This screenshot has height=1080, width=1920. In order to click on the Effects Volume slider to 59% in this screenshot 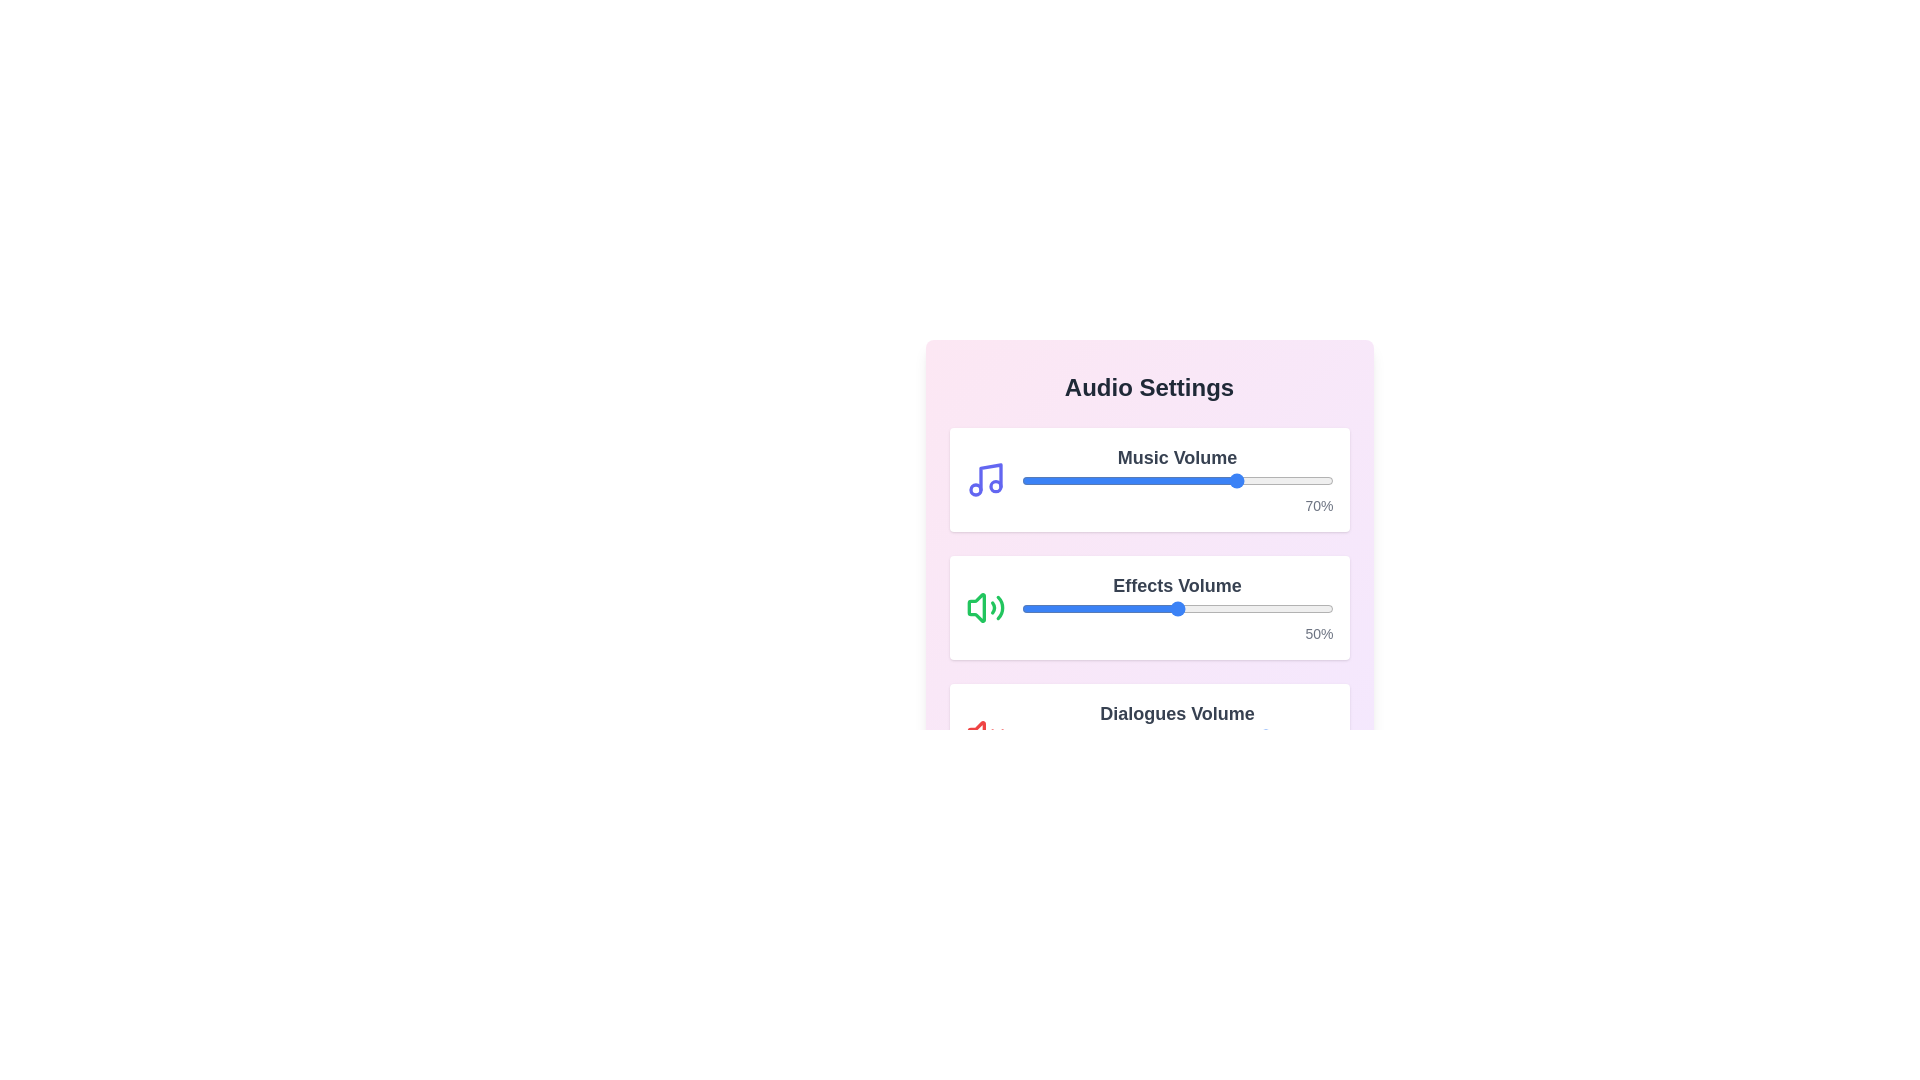, I will do `click(1204, 608)`.